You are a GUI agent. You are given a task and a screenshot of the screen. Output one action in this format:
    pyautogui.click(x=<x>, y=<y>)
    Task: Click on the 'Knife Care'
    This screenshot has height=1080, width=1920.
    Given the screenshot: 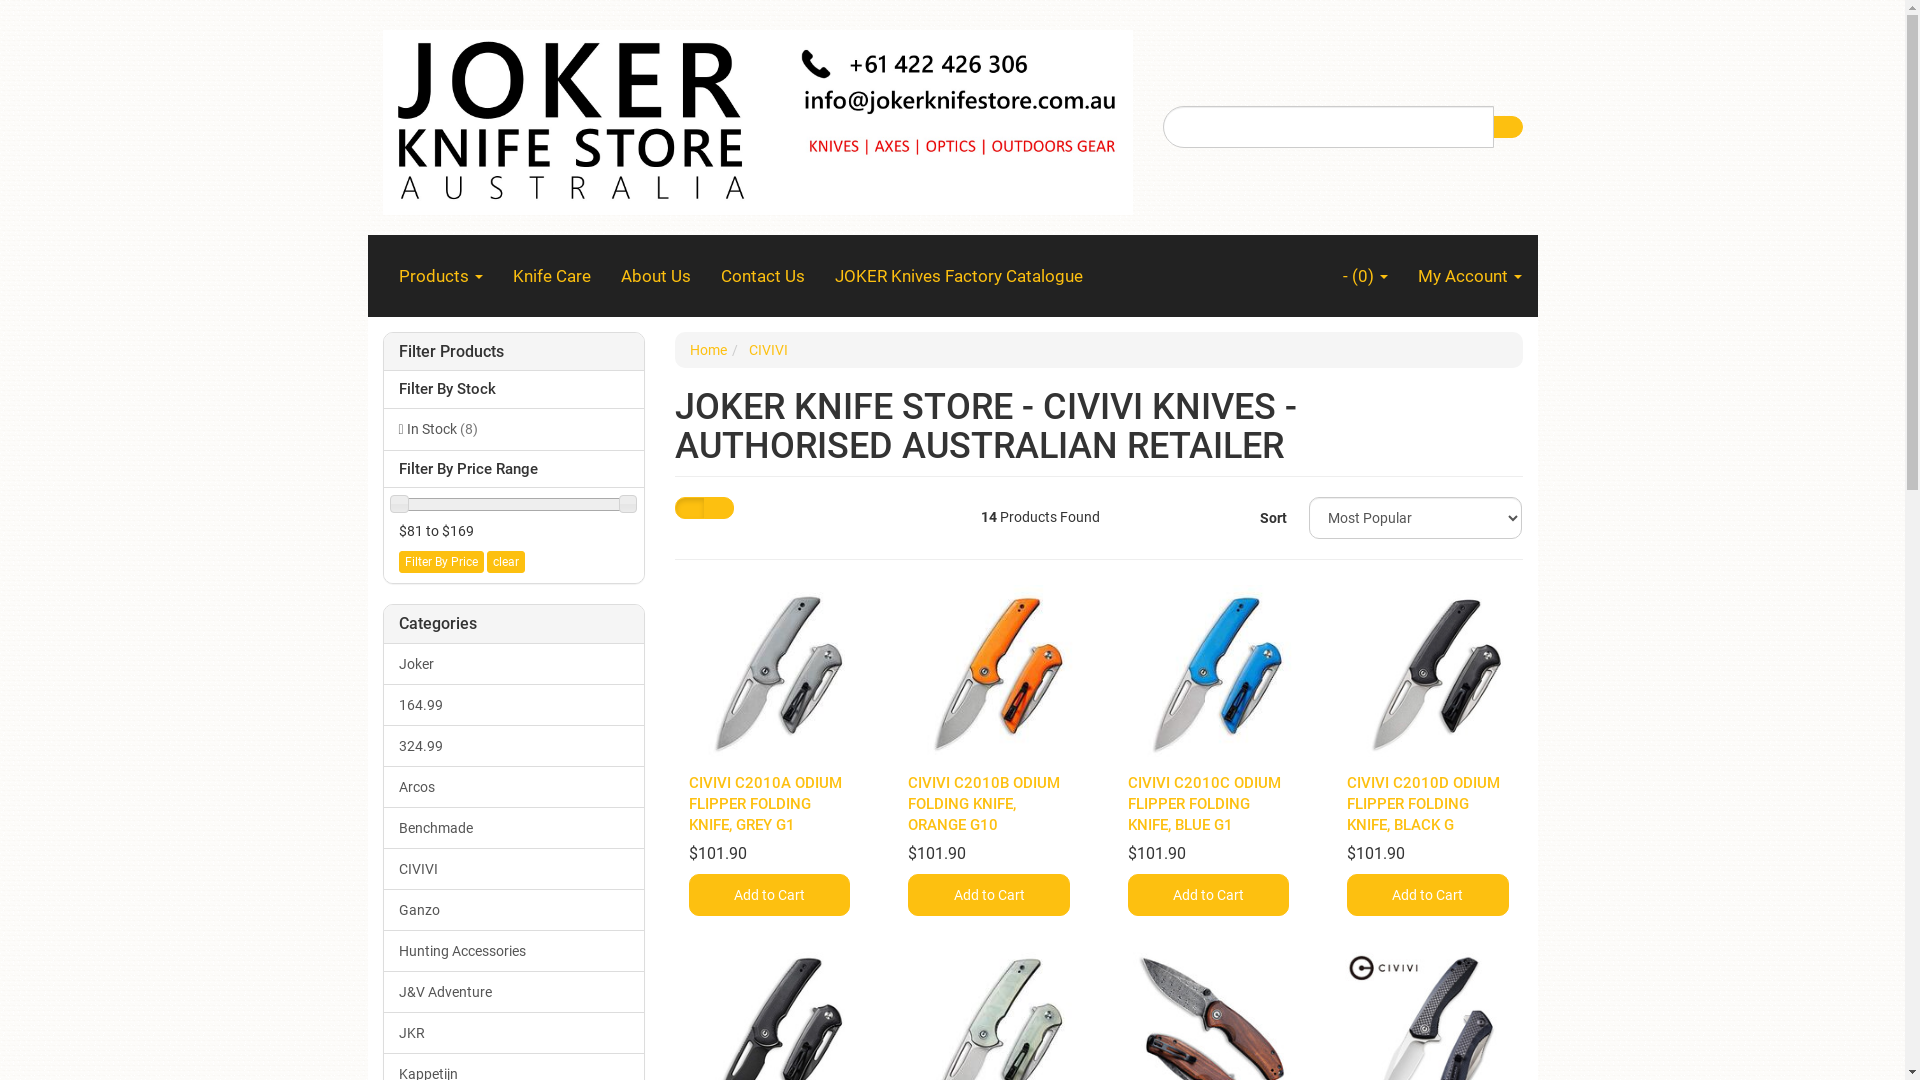 What is the action you would take?
    pyautogui.click(x=552, y=276)
    